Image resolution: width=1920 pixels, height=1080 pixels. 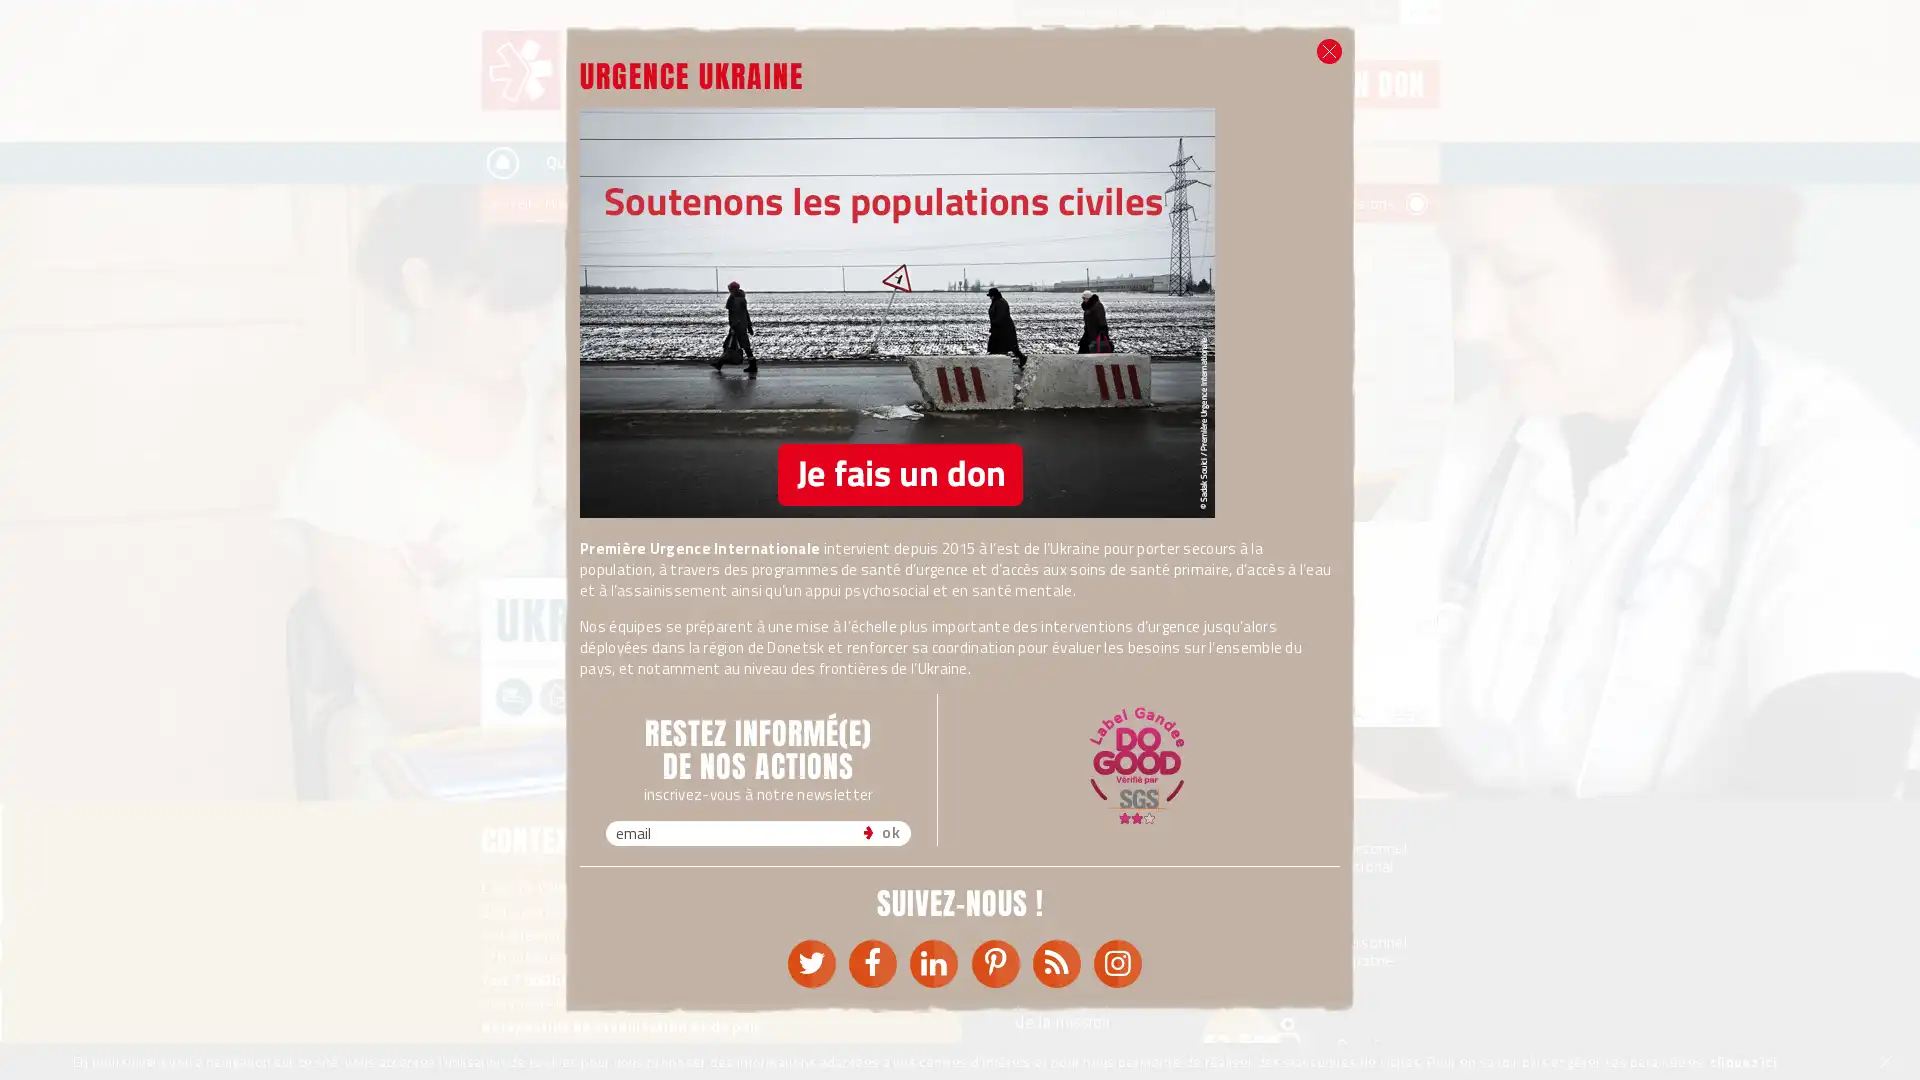 What do you see at coordinates (1232, 163) in the screenshot?
I see `Rechercher` at bounding box center [1232, 163].